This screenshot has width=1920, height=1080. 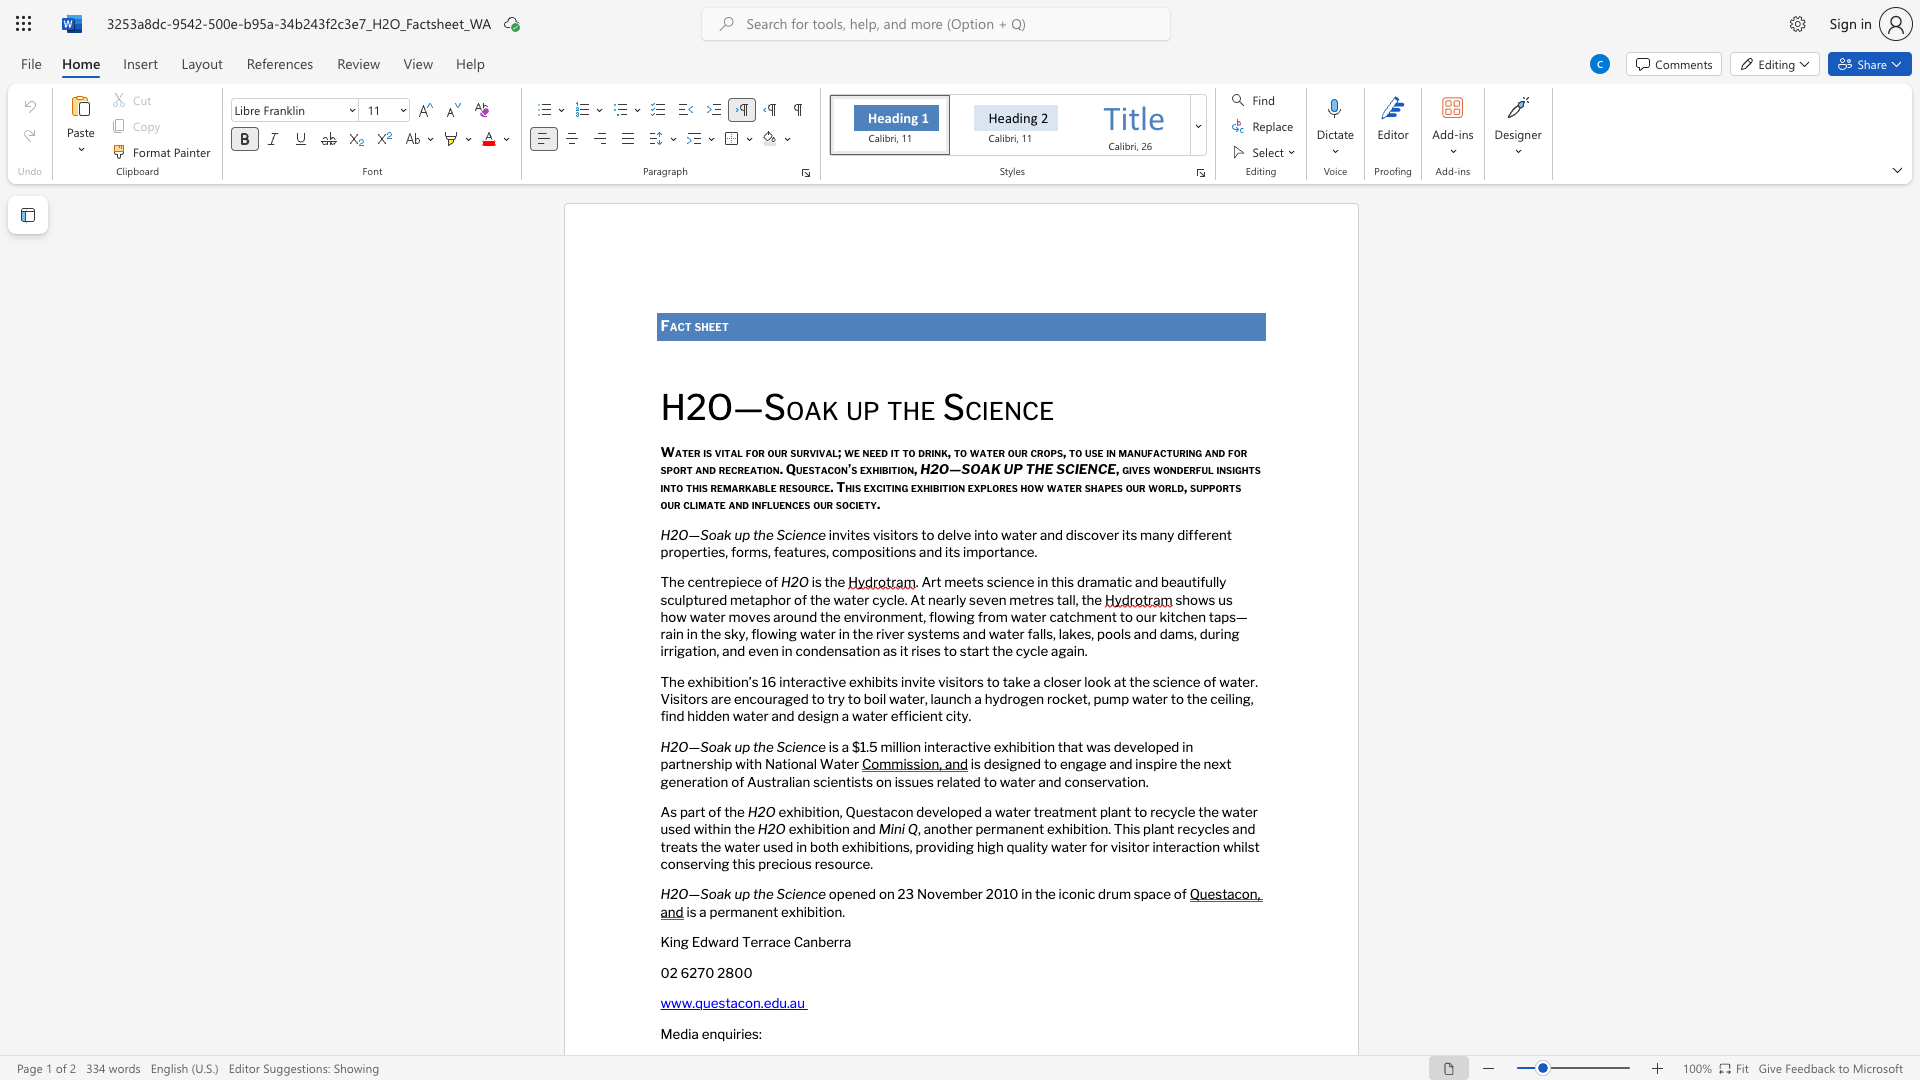 What do you see at coordinates (794, 747) in the screenshot?
I see `the subset text "enc" within the text "H2O—Soak up the Science"` at bounding box center [794, 747].